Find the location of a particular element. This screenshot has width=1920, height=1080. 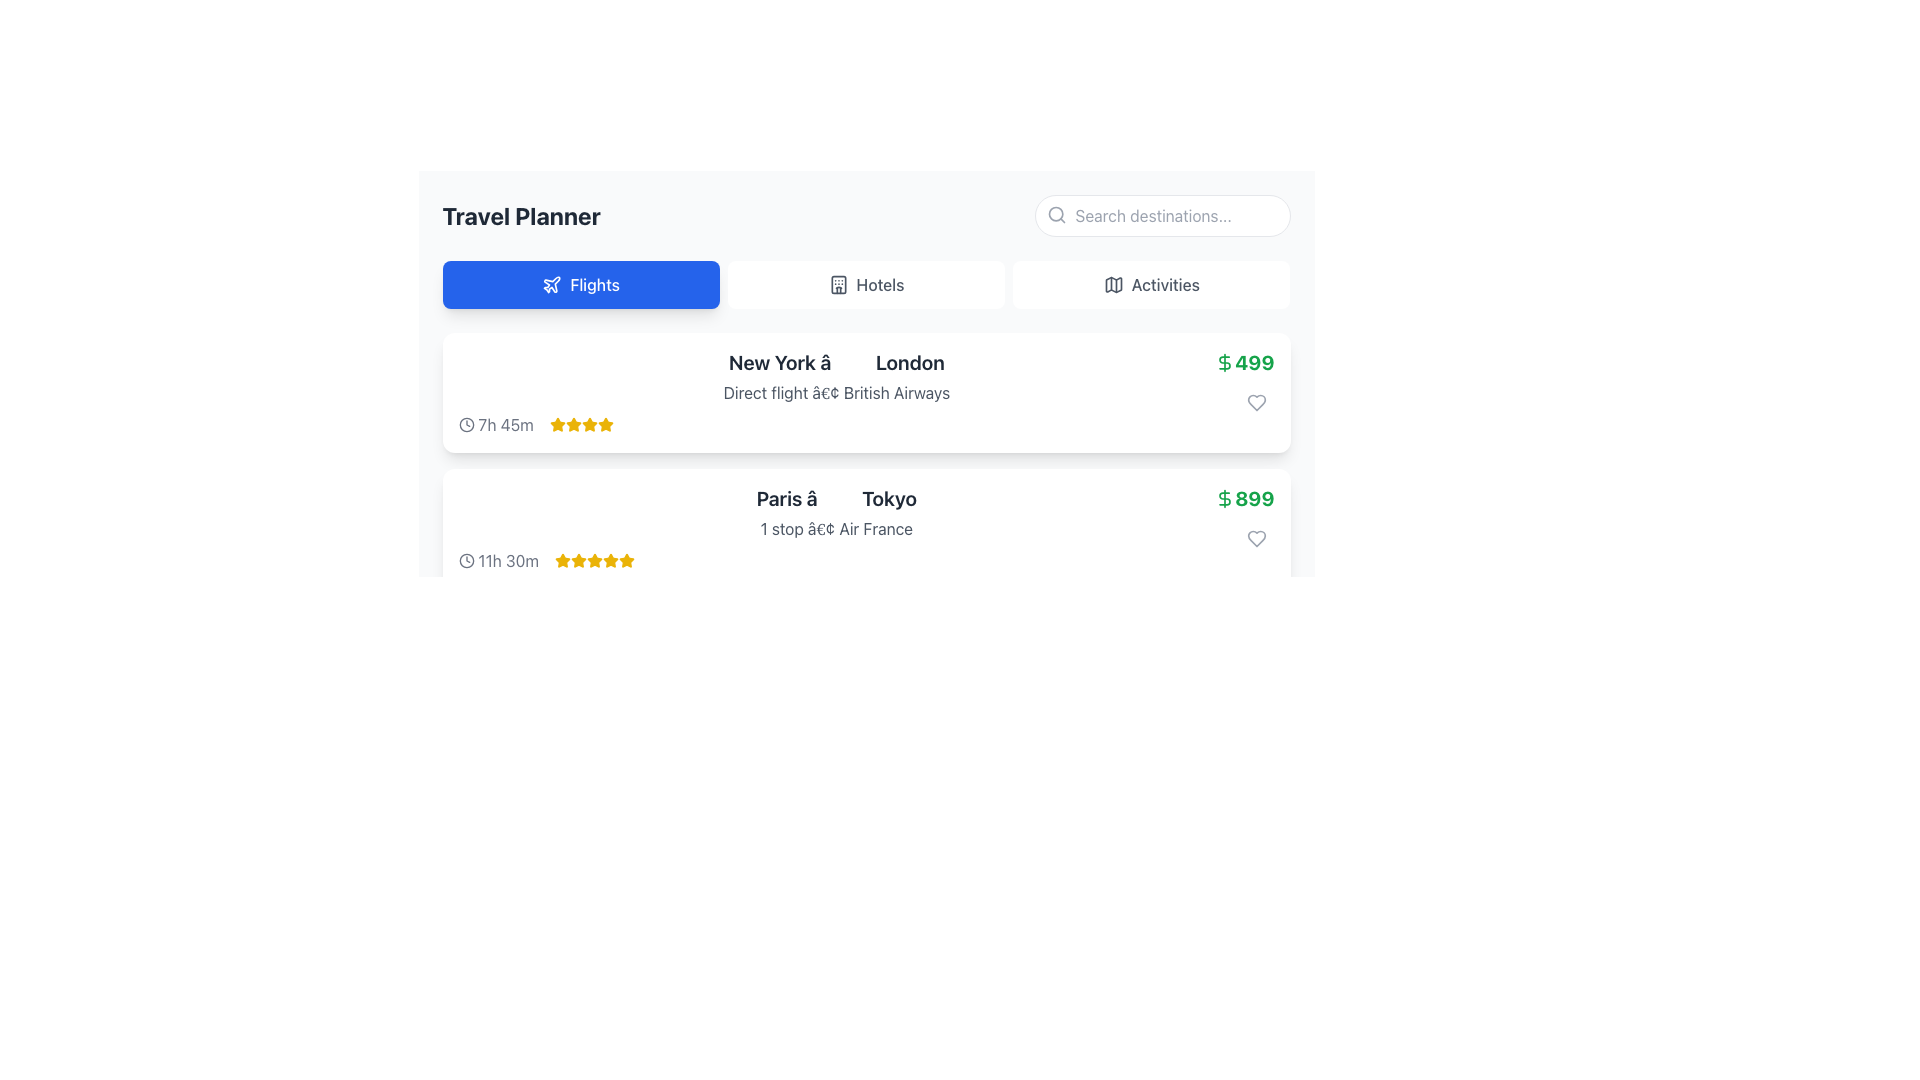

the price text element that displays the cost information for the travel option from New York to London, located above the heart-shaped interactive element is located at coordinates (1243, 362).